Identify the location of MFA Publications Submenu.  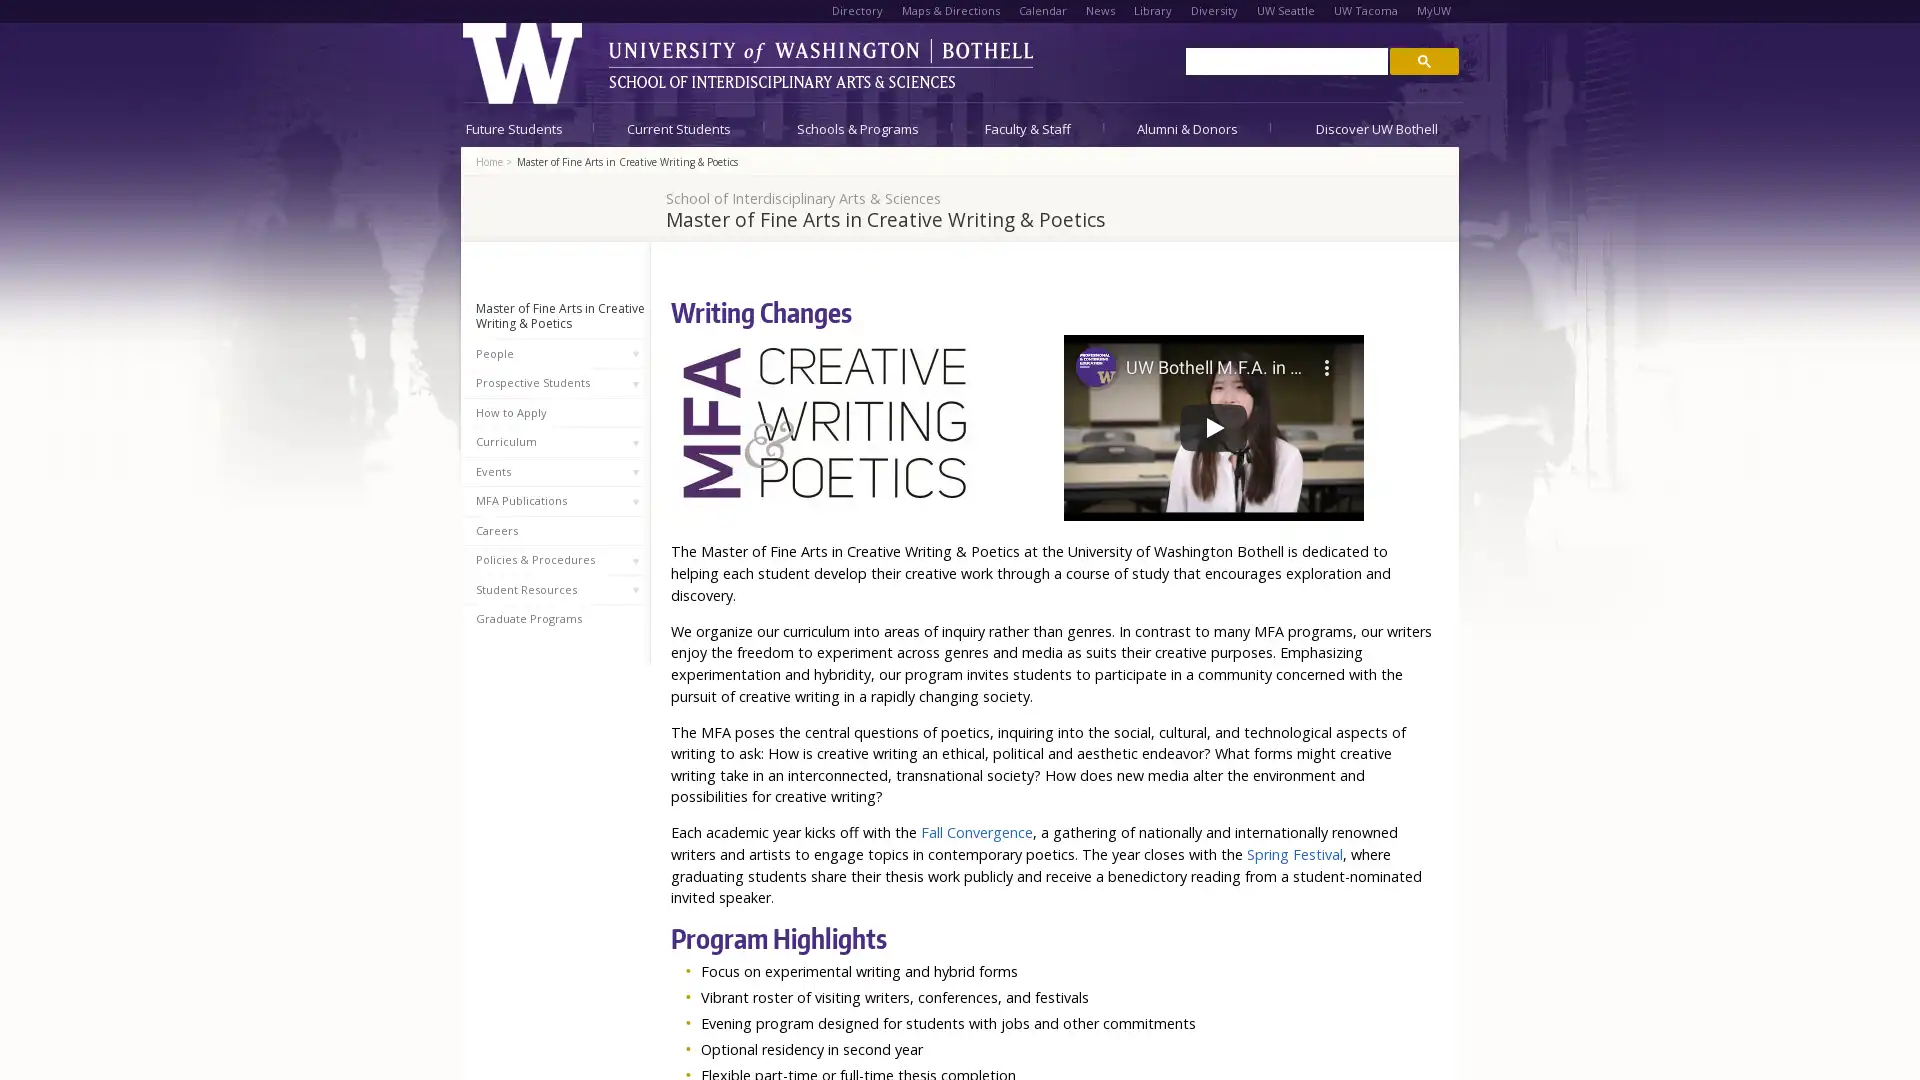
(635, 500).